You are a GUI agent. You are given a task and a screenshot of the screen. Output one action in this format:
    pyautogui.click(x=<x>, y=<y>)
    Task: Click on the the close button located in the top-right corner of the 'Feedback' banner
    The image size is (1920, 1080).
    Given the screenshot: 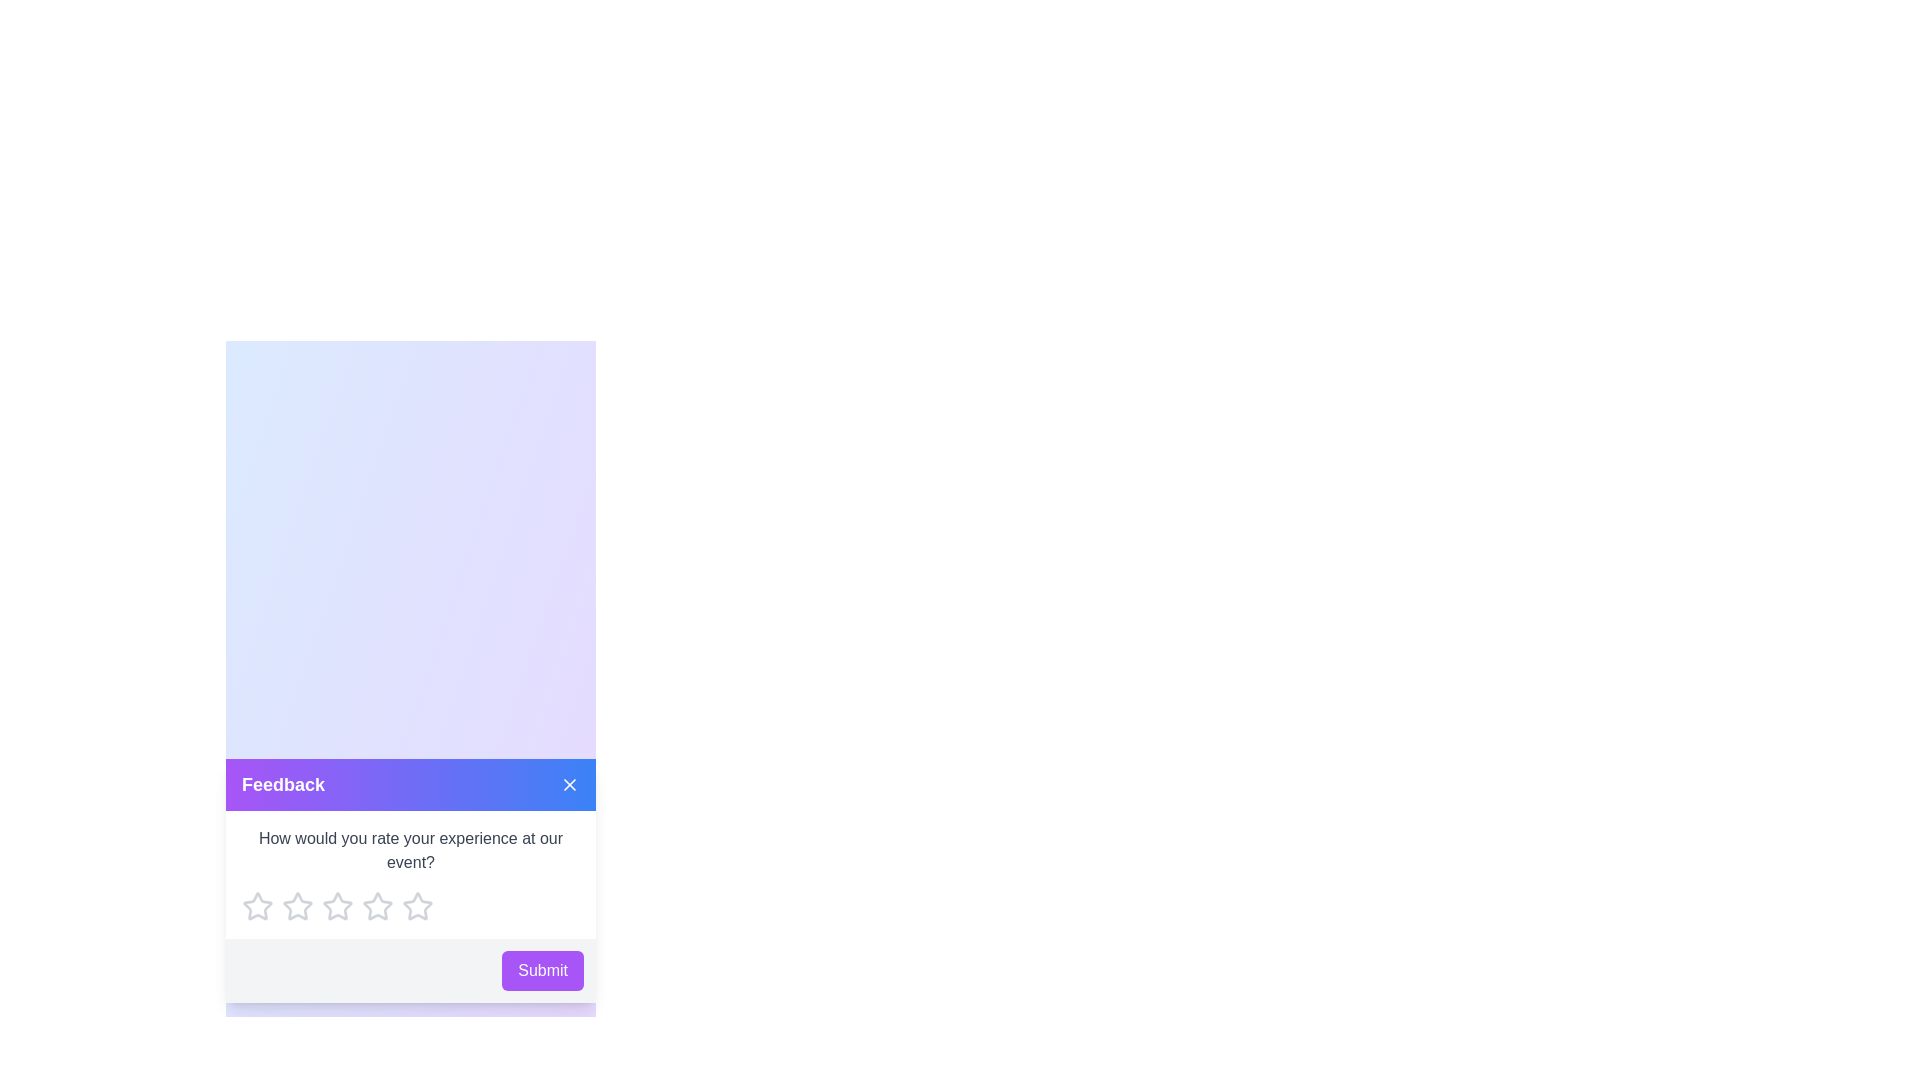 What is the action you would take?
    pyautogui.click(x=569, y=784)
    